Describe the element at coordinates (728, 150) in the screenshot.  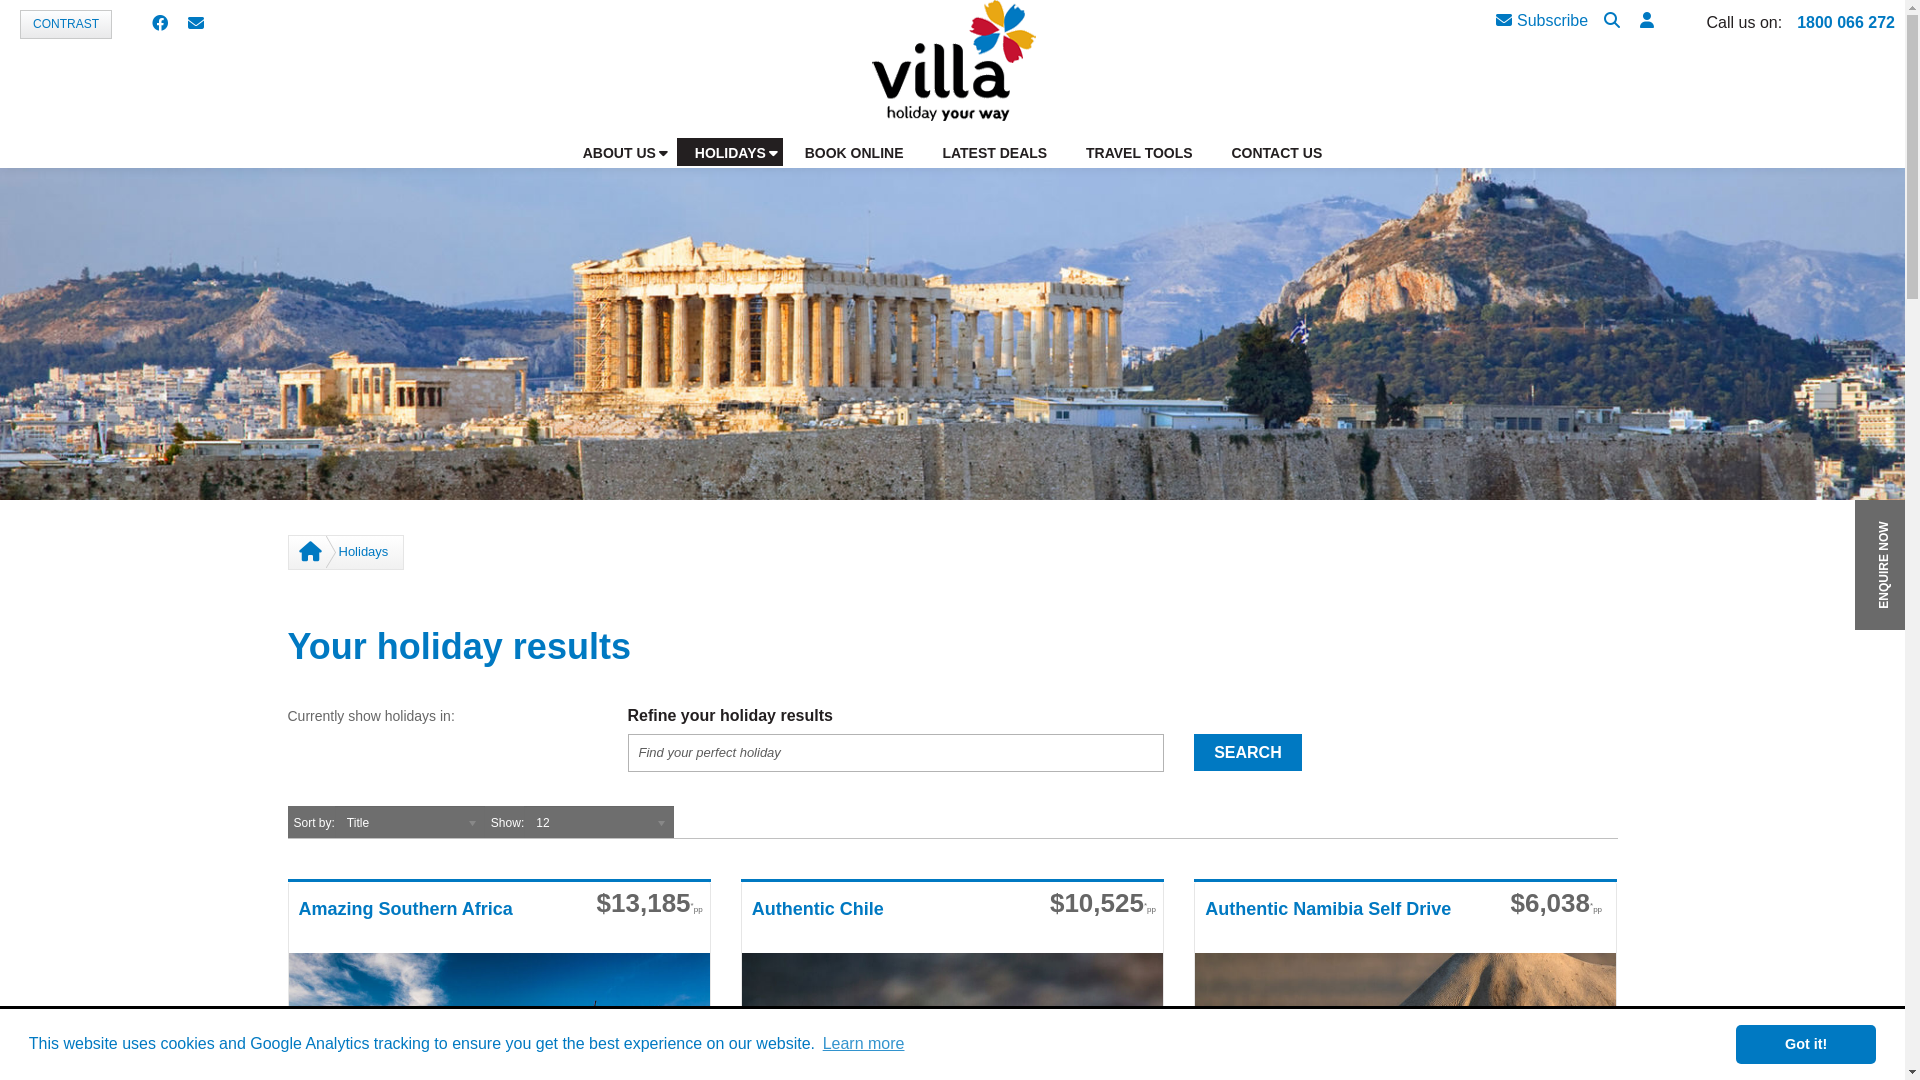
I see `'HOLIDAYS'` at that location.